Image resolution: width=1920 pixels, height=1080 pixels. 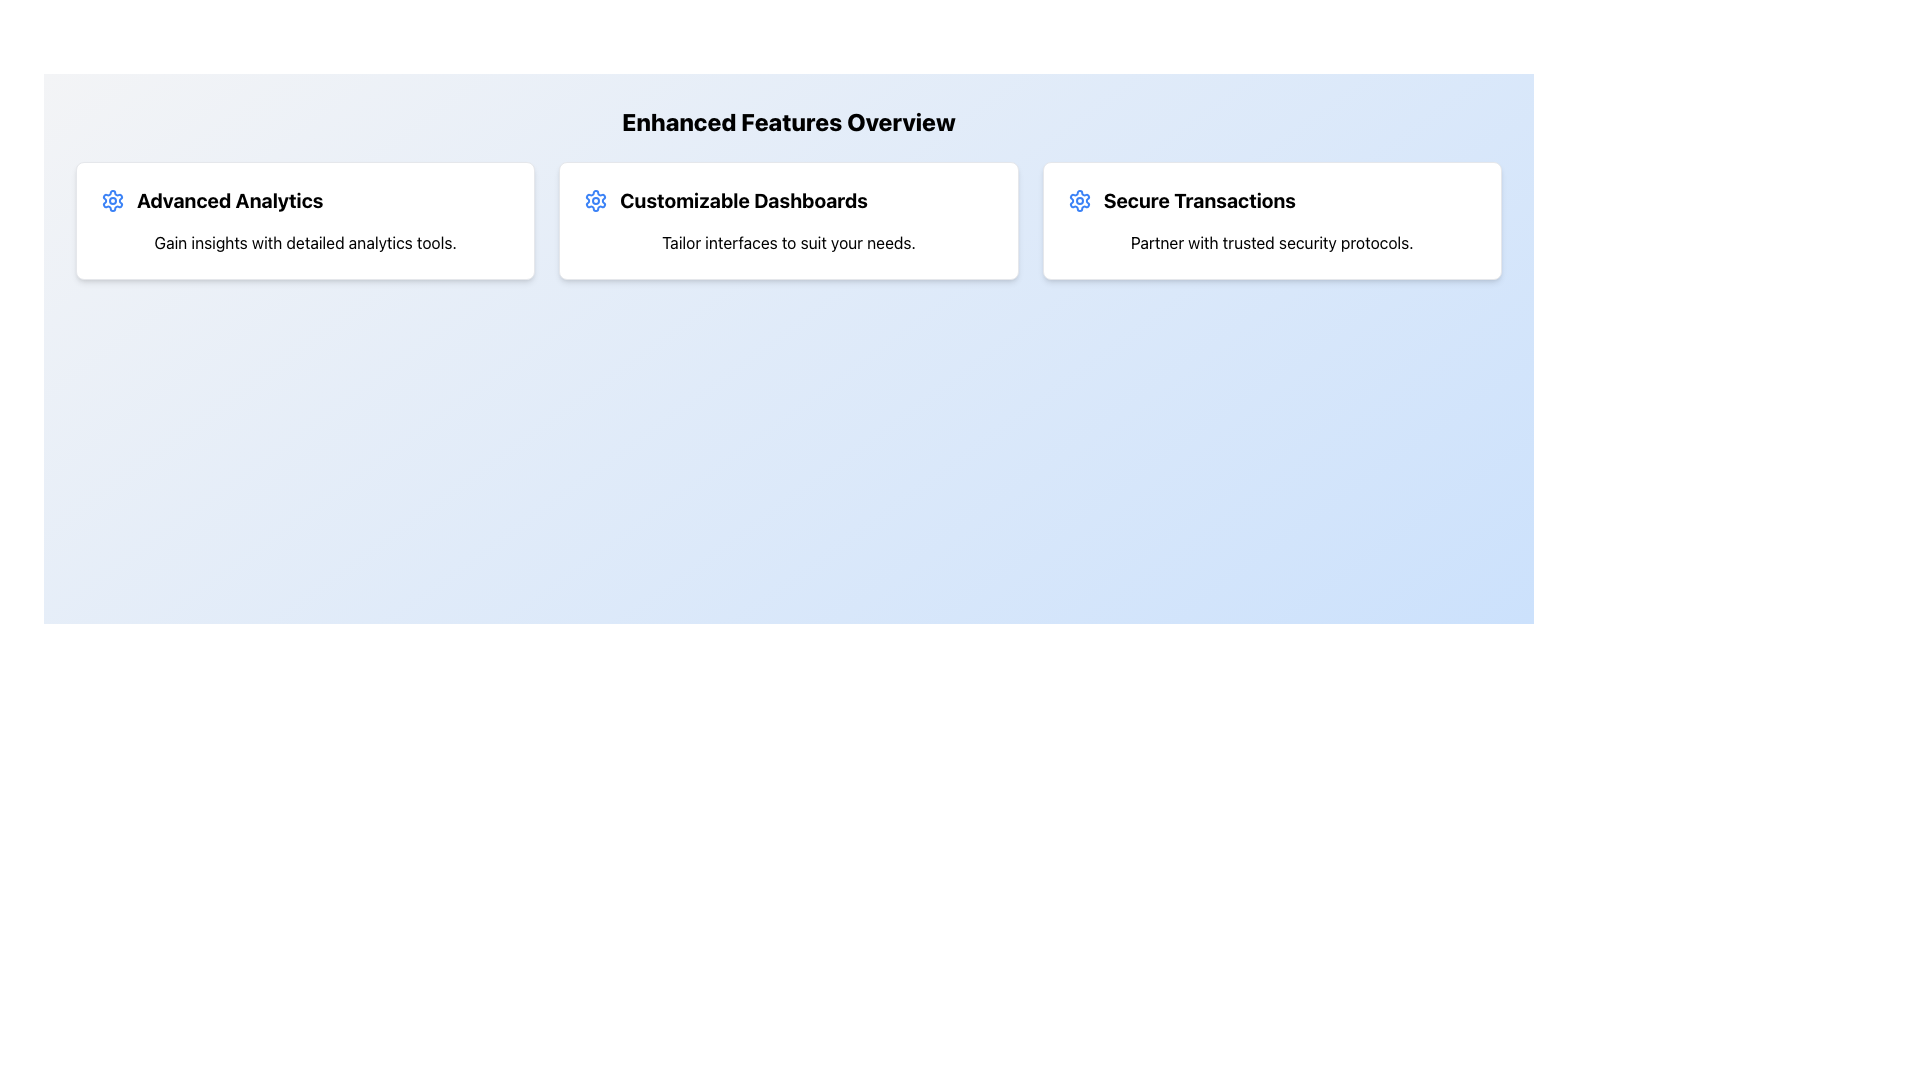 What do you see at coordinates (1199, 200) in the screenshot?
I see `the bold text label reading 'Secure Transactions' located in the top center-right of the interface` at bounding box center [1199, 200].